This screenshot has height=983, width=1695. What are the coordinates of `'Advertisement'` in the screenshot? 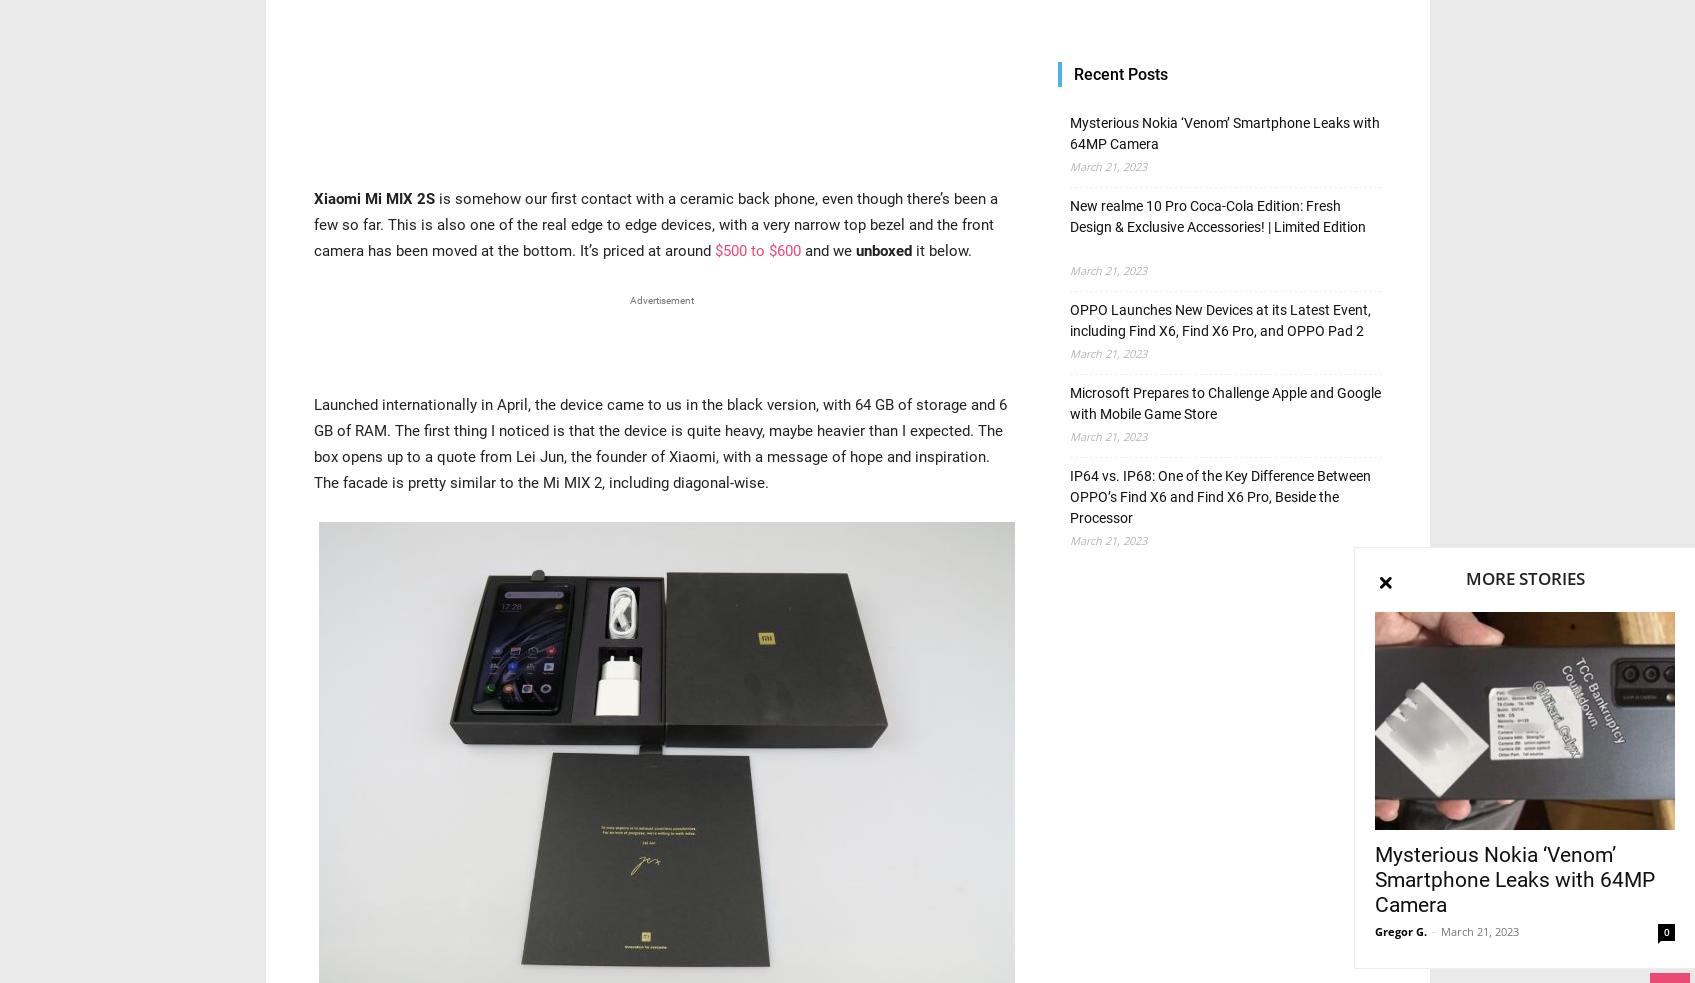 It's located at (661, 299).